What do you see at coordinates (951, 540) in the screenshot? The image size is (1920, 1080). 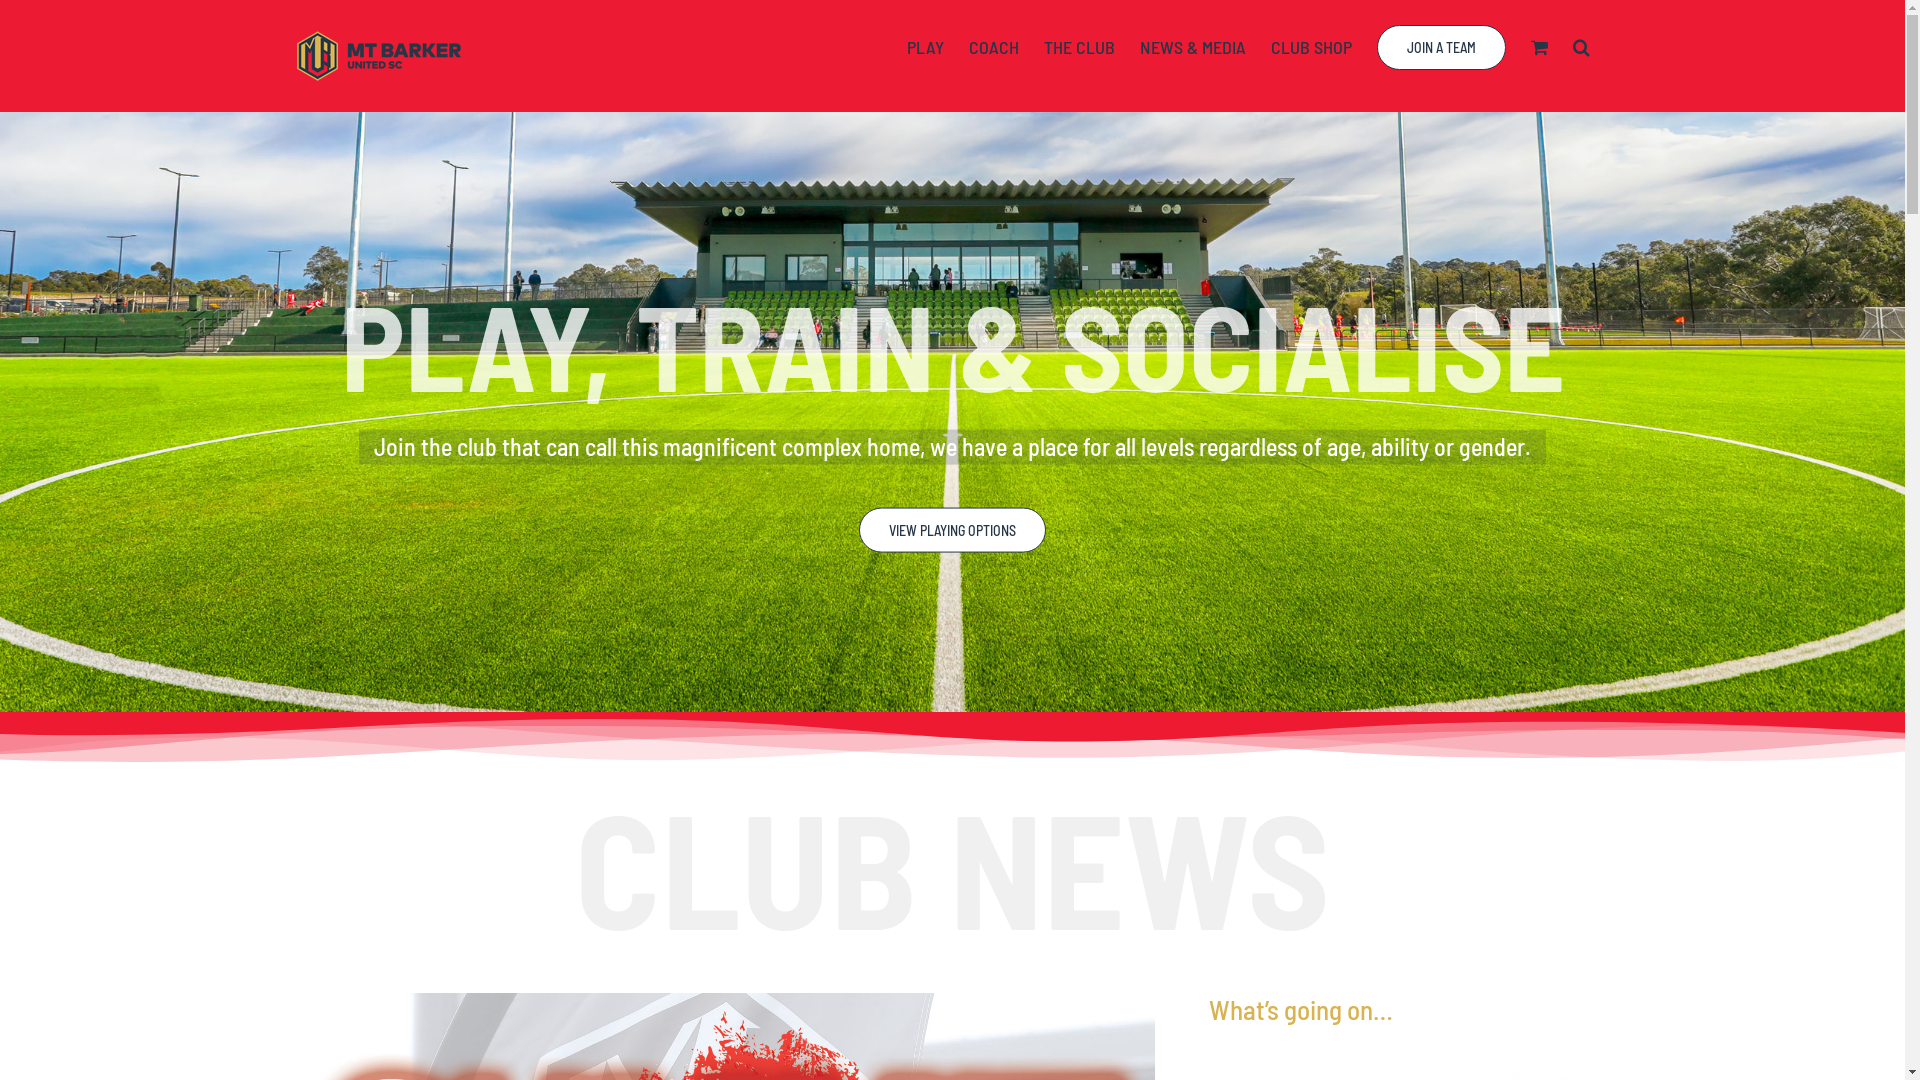 I see `'VIEW PLAYING OPTIONS'` at bounding box center [951, 540].